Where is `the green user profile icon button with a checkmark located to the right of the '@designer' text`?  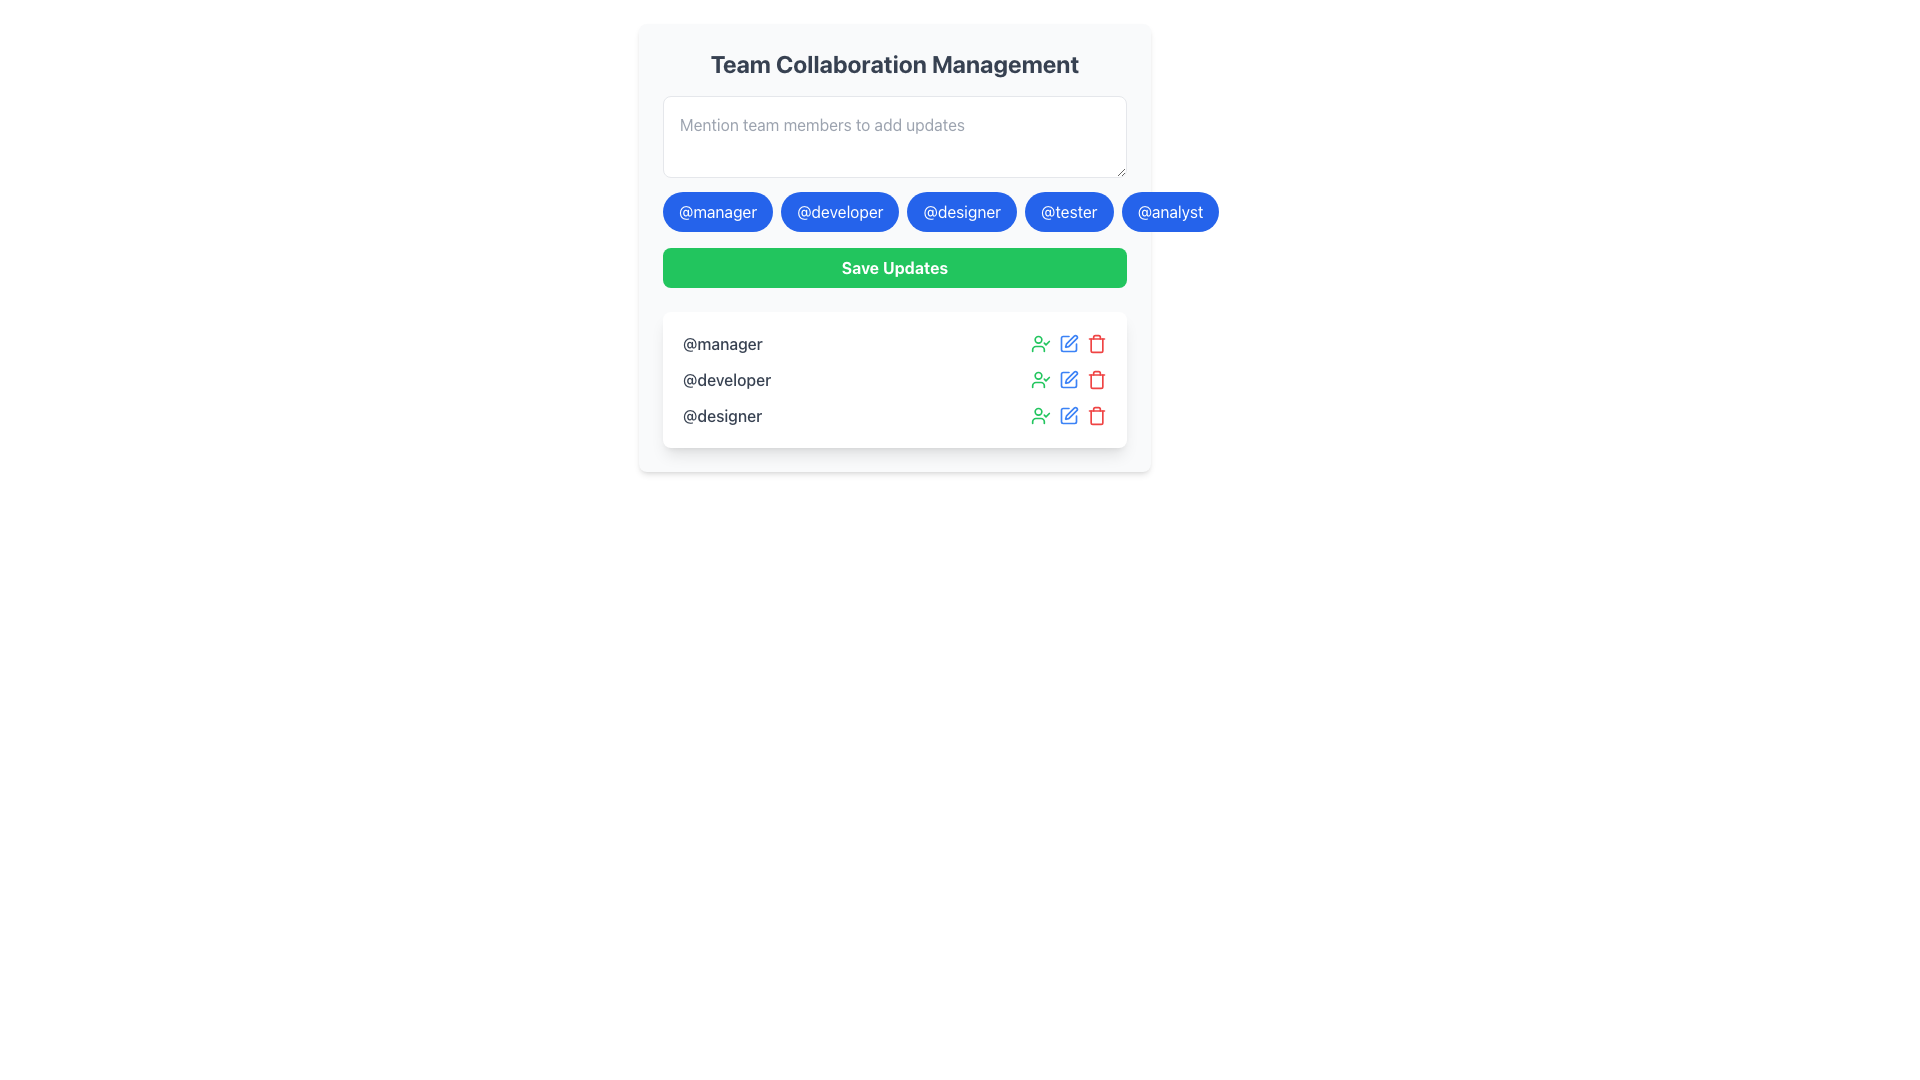
the green user profile icon button with a checkmark located to the right of the '@designer' text is located at coordinates (1040, 415).